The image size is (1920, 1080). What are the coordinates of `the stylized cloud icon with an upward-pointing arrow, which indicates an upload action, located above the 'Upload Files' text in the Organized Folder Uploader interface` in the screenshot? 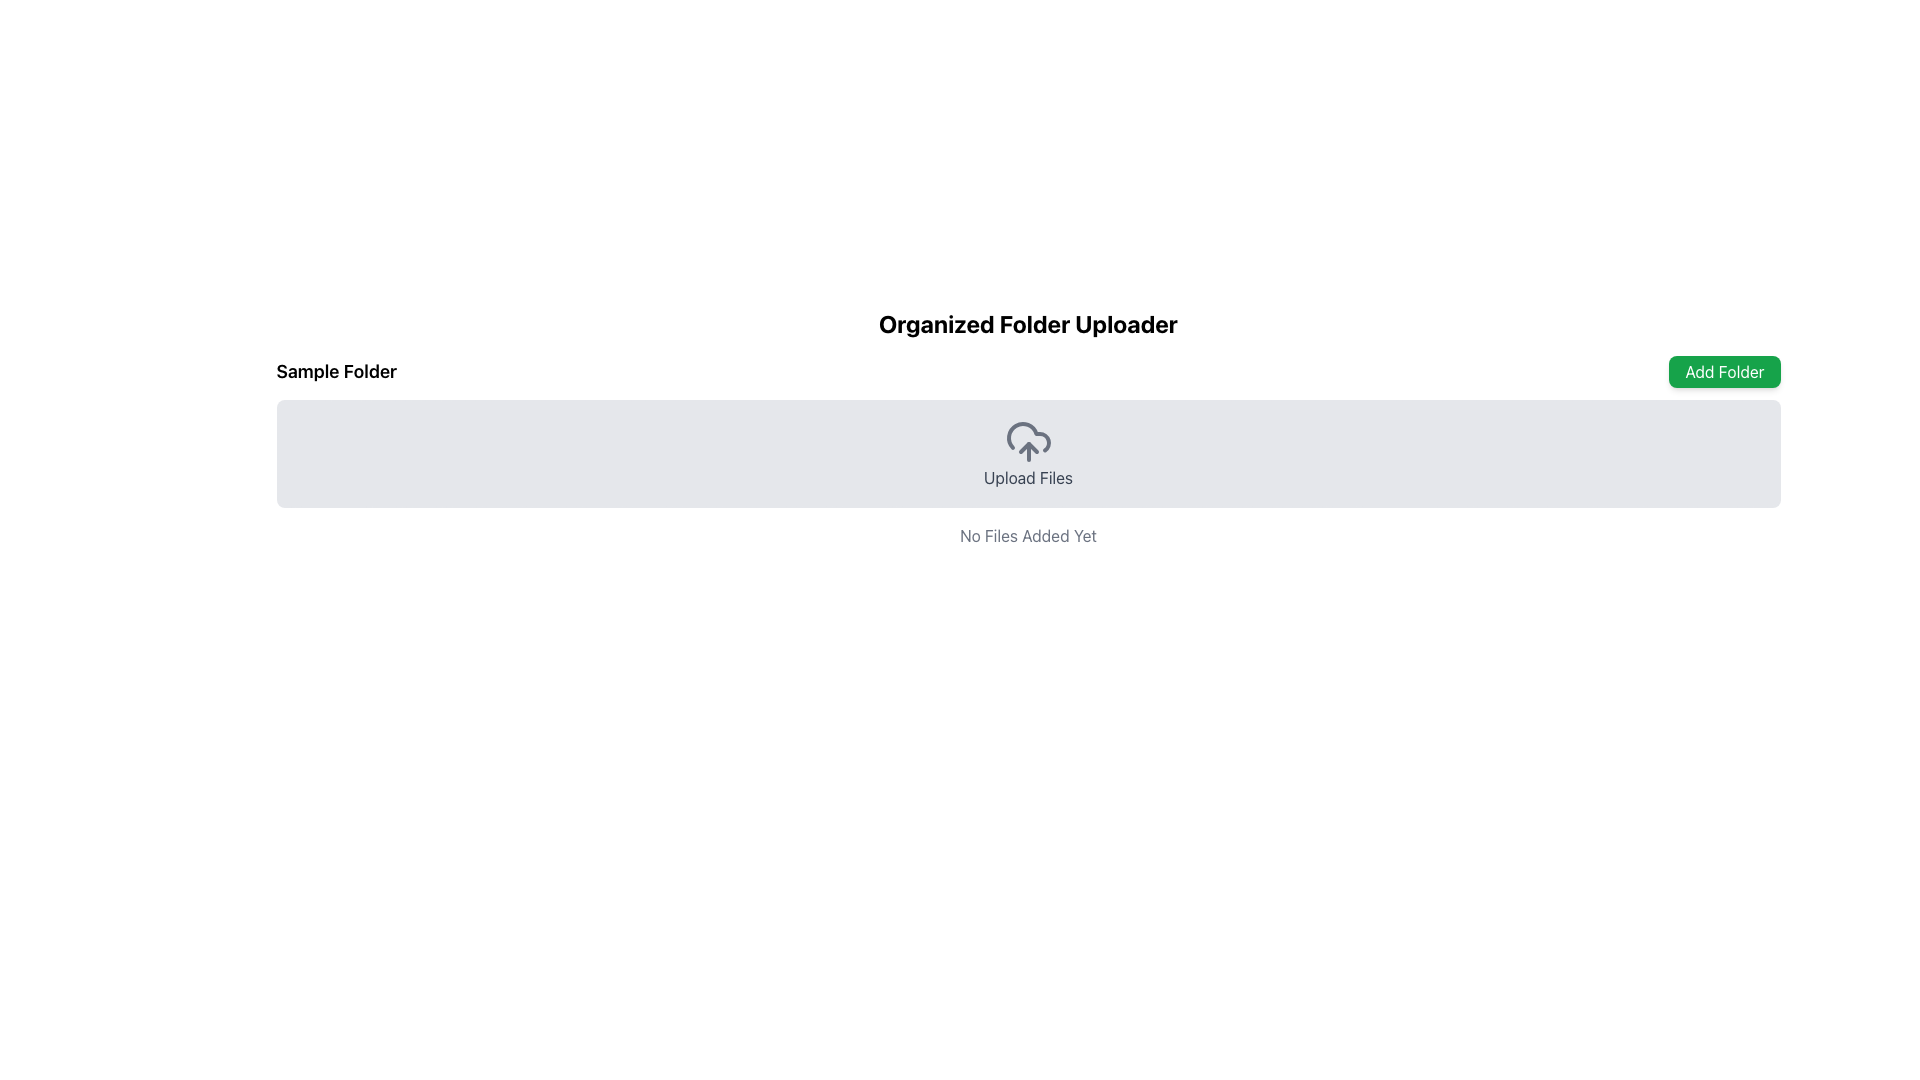 It's located at (1028, 441).